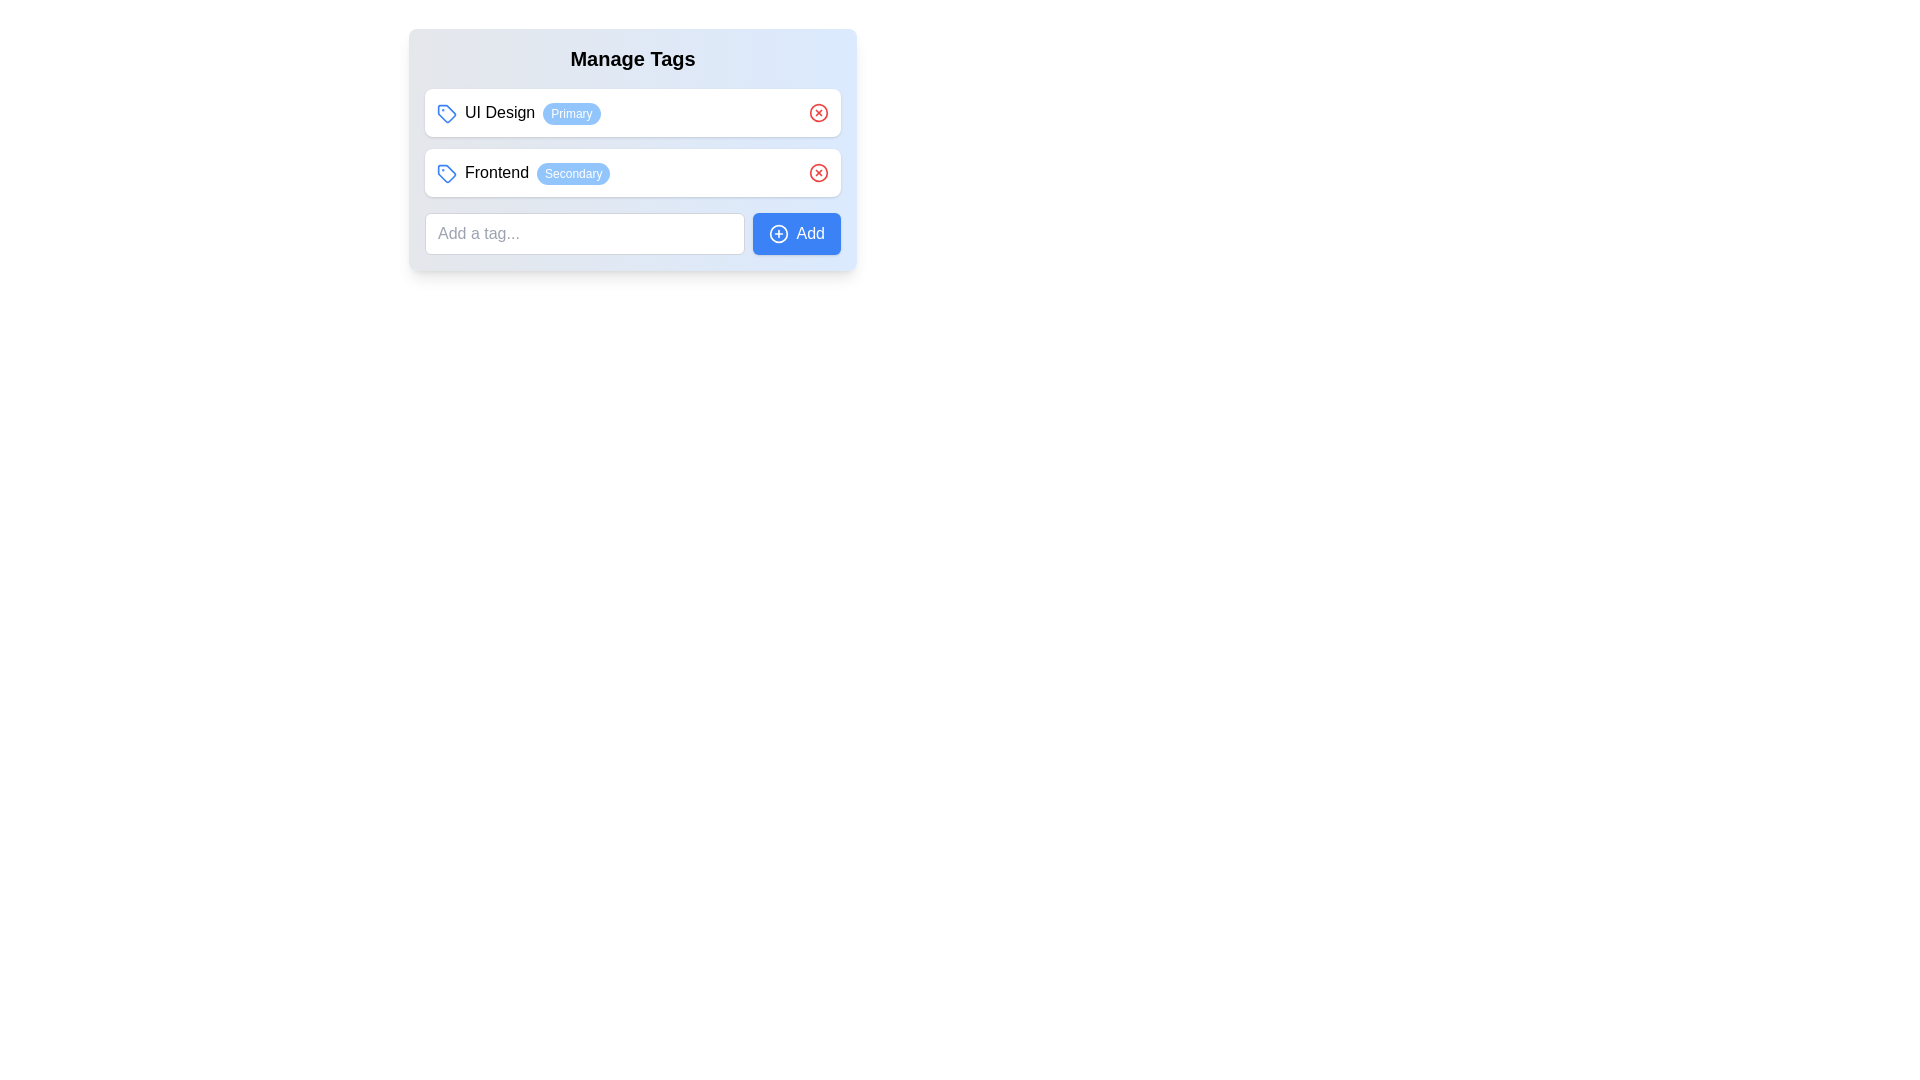 This screenshot has width=1920, height=1080. Describe the element at coordinates (795, 233) in the screenshot. I see `the 'Add Tag' button located to the right of the input field labeled 'Add a tag...'` at that location.